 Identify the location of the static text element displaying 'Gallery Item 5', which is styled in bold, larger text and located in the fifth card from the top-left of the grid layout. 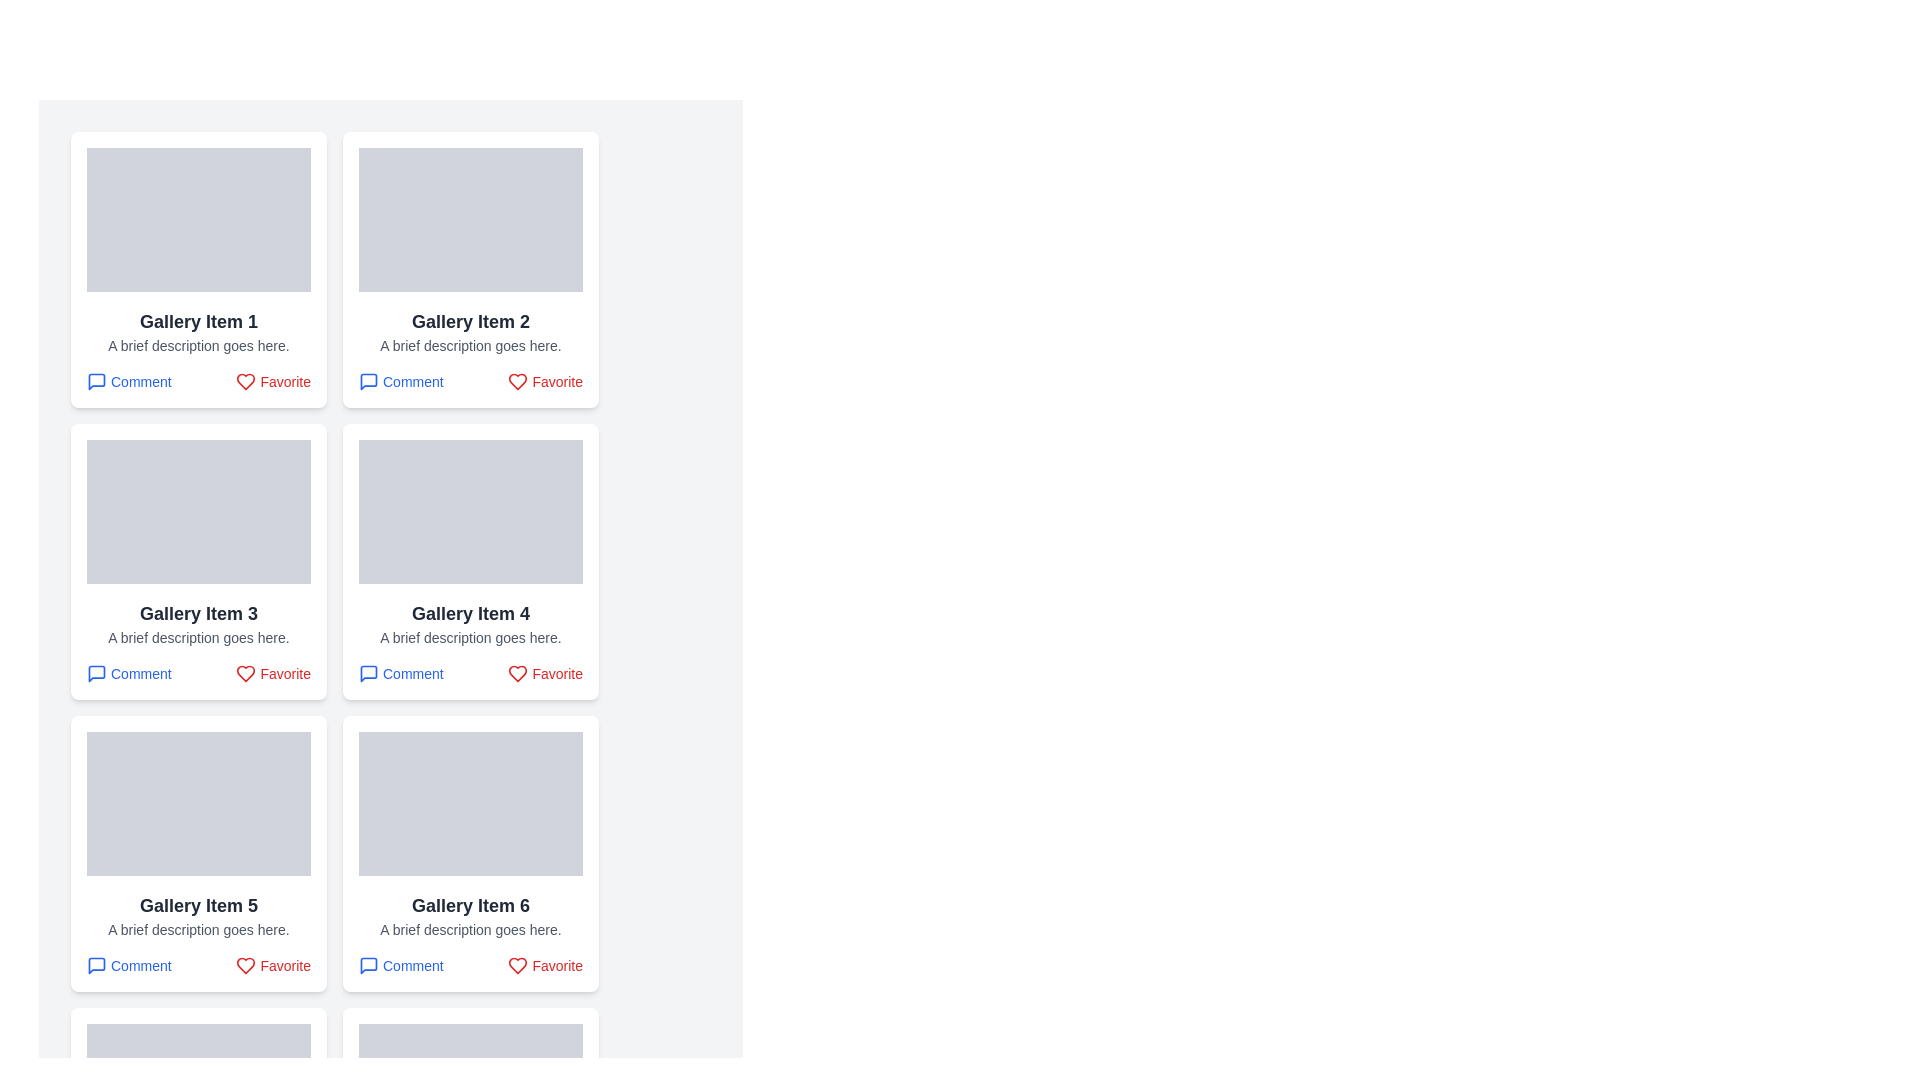
(198, 906).